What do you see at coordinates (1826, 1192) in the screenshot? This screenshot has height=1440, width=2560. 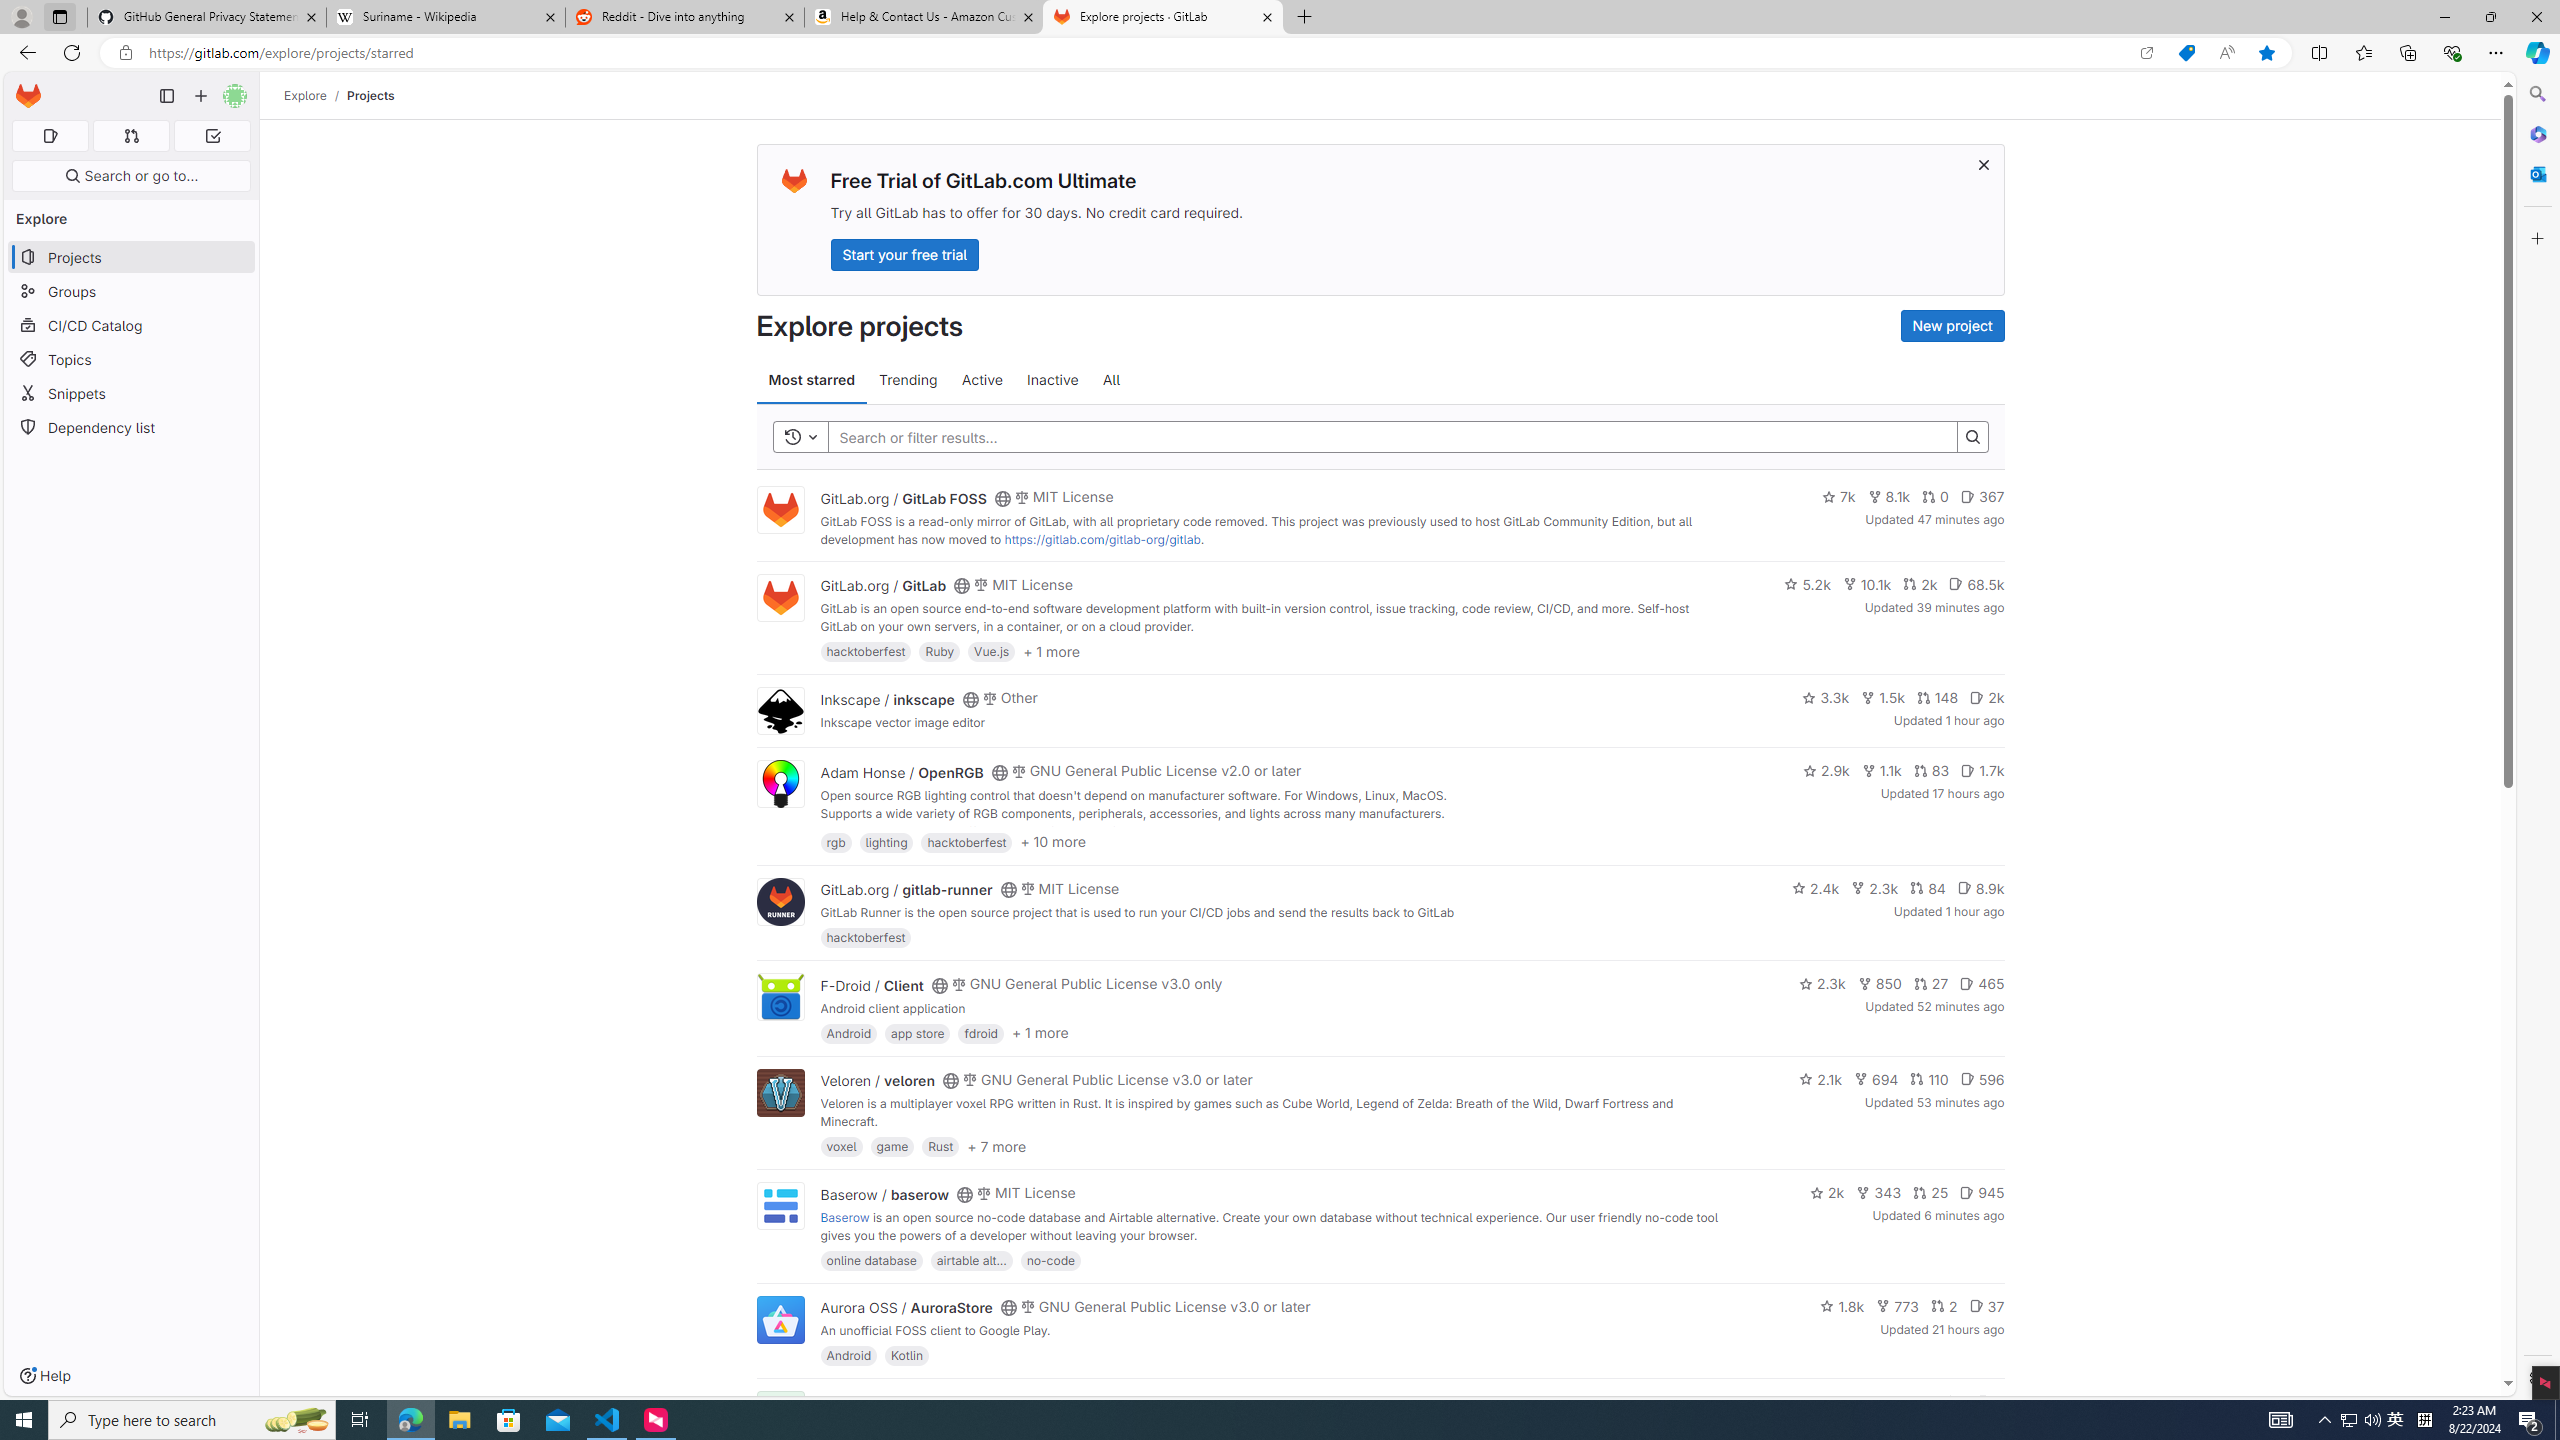 I see `'2k'` at bounding box center [1826, 1192].